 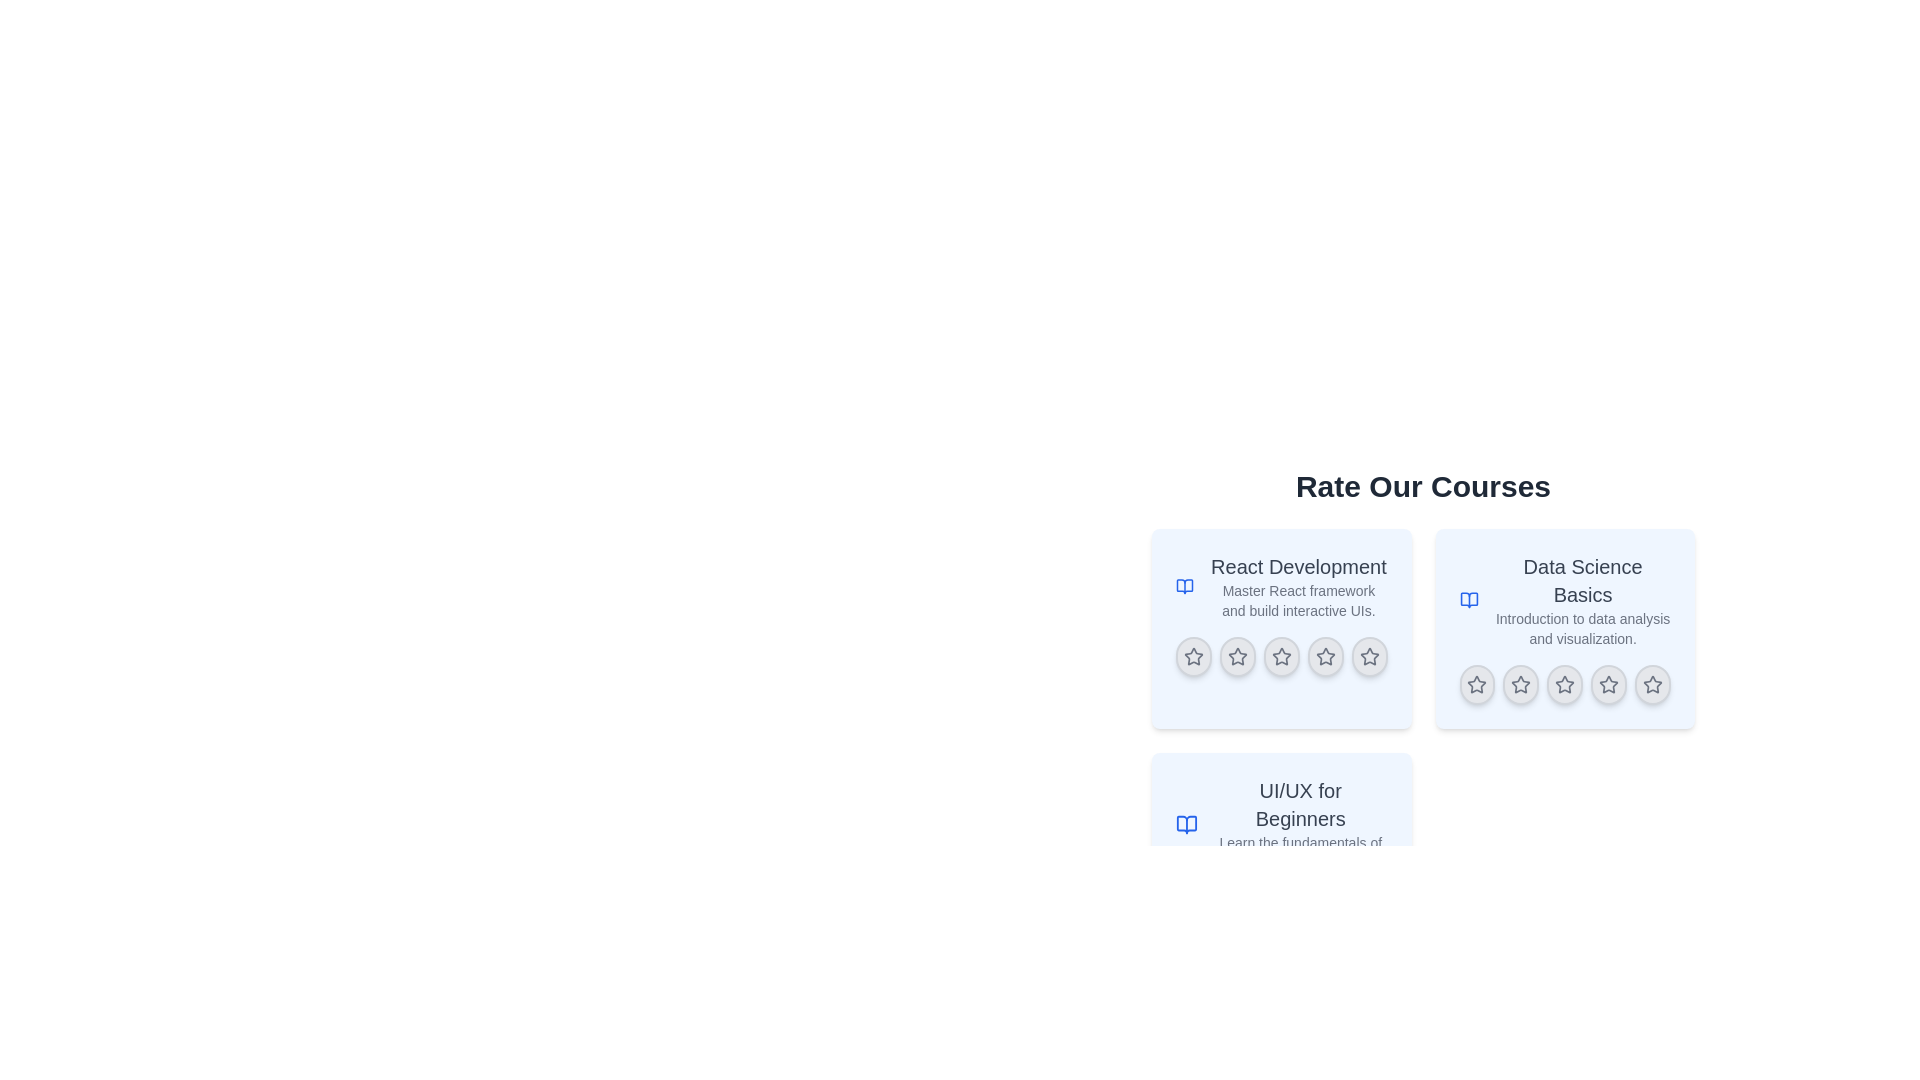 I want to click on the icon representing the course 'UI/UX for Beginners', located to the left of the course title and description, which visually indicates course content related to books or design fundamentals, so click(x=1186, y=825).